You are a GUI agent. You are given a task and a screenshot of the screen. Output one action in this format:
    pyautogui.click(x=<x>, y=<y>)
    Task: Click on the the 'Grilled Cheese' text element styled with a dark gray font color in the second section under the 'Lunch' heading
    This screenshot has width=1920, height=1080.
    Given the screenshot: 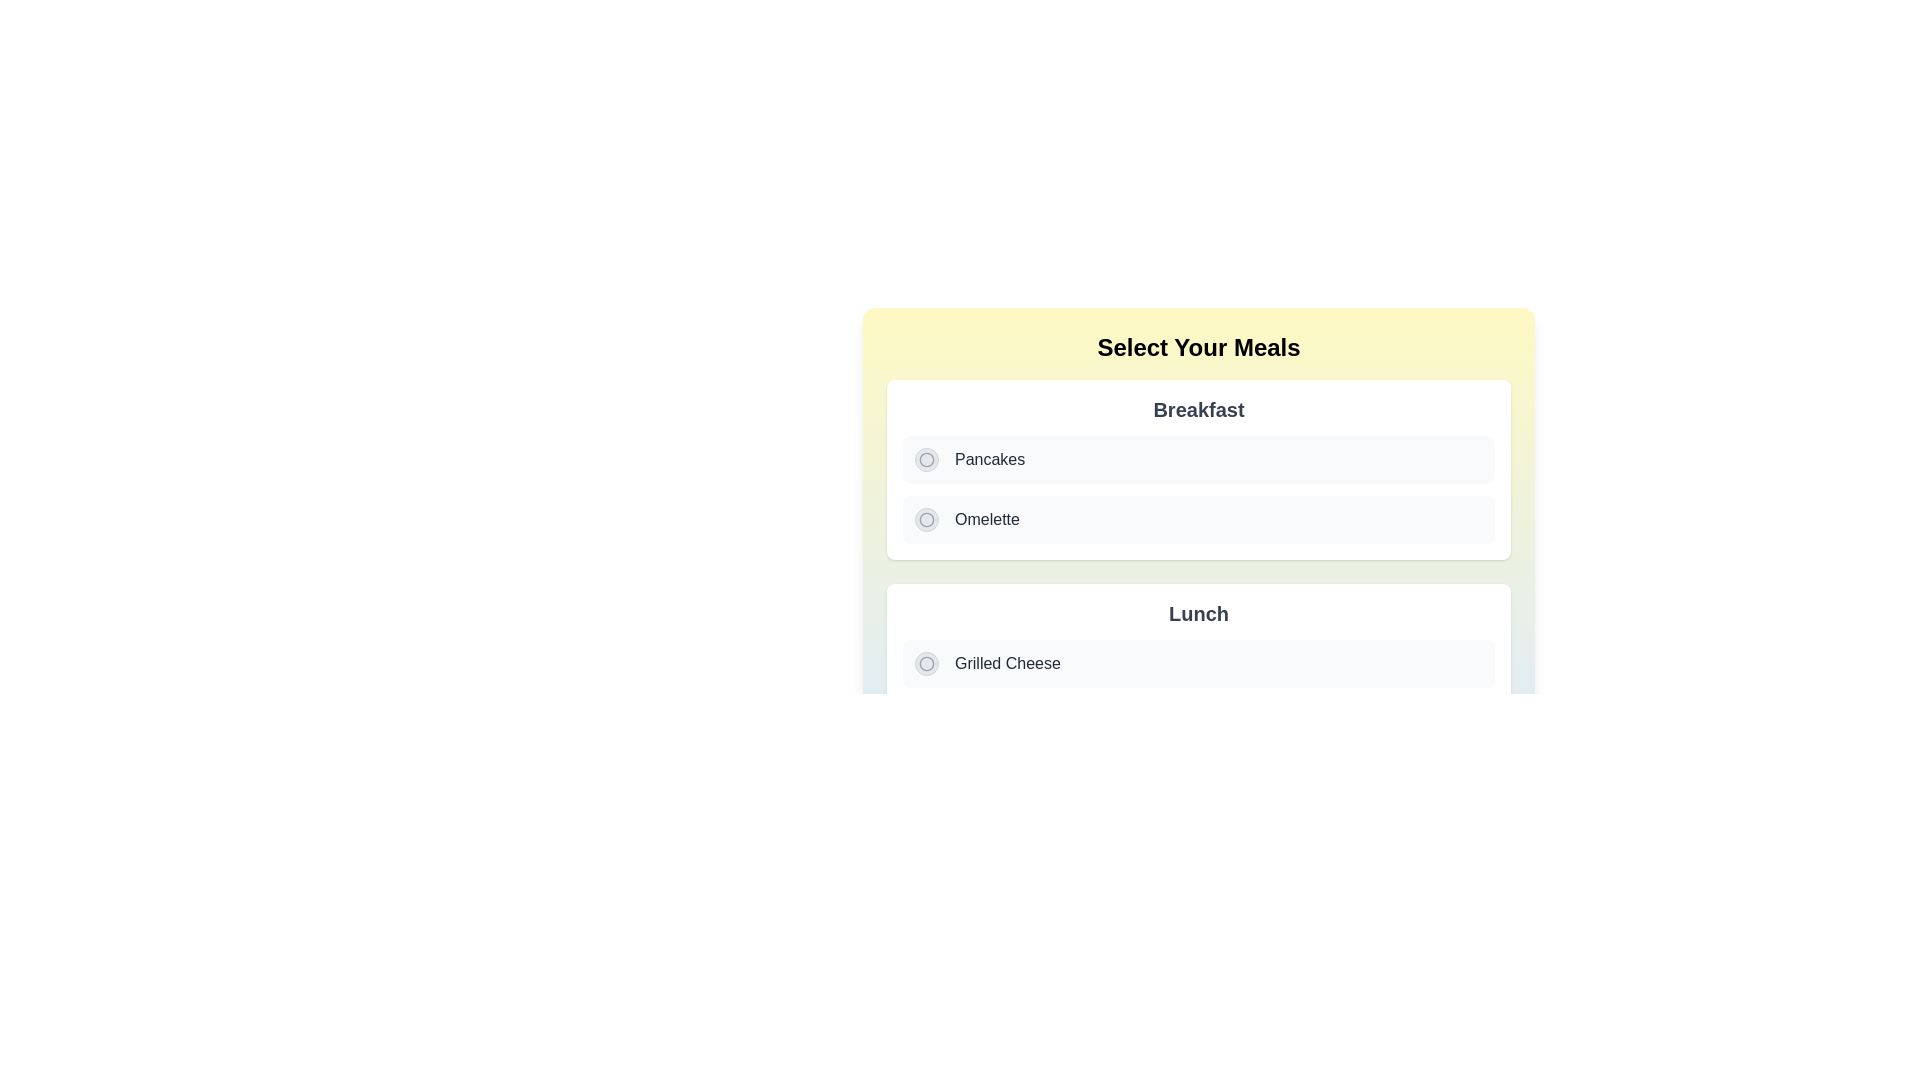 What is the action you would take?
    pyautogui.click(x=1008, y=663)
    